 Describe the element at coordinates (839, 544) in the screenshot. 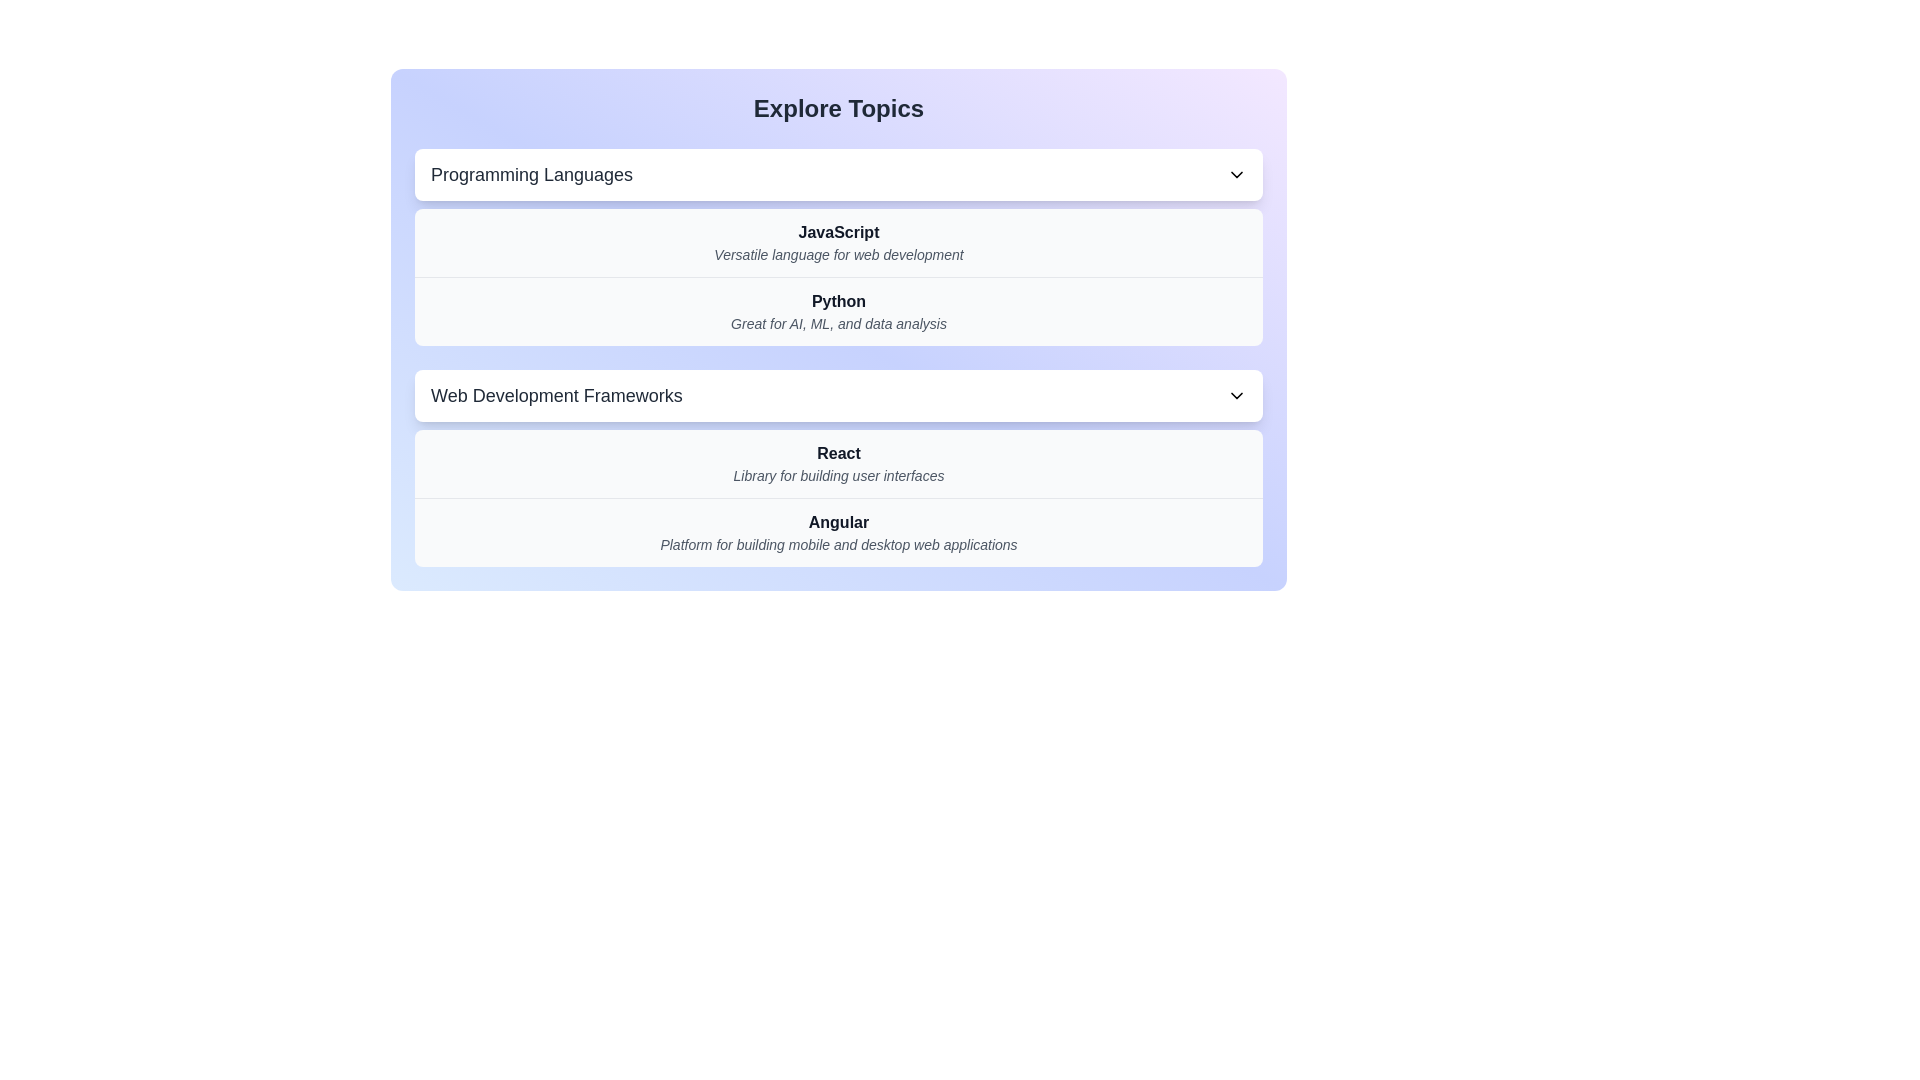

I see `the text label that reads 'Platform for building mobile and desktop web applications', styled in gray and italicized, located directly below the 'Angular' label` at that location.